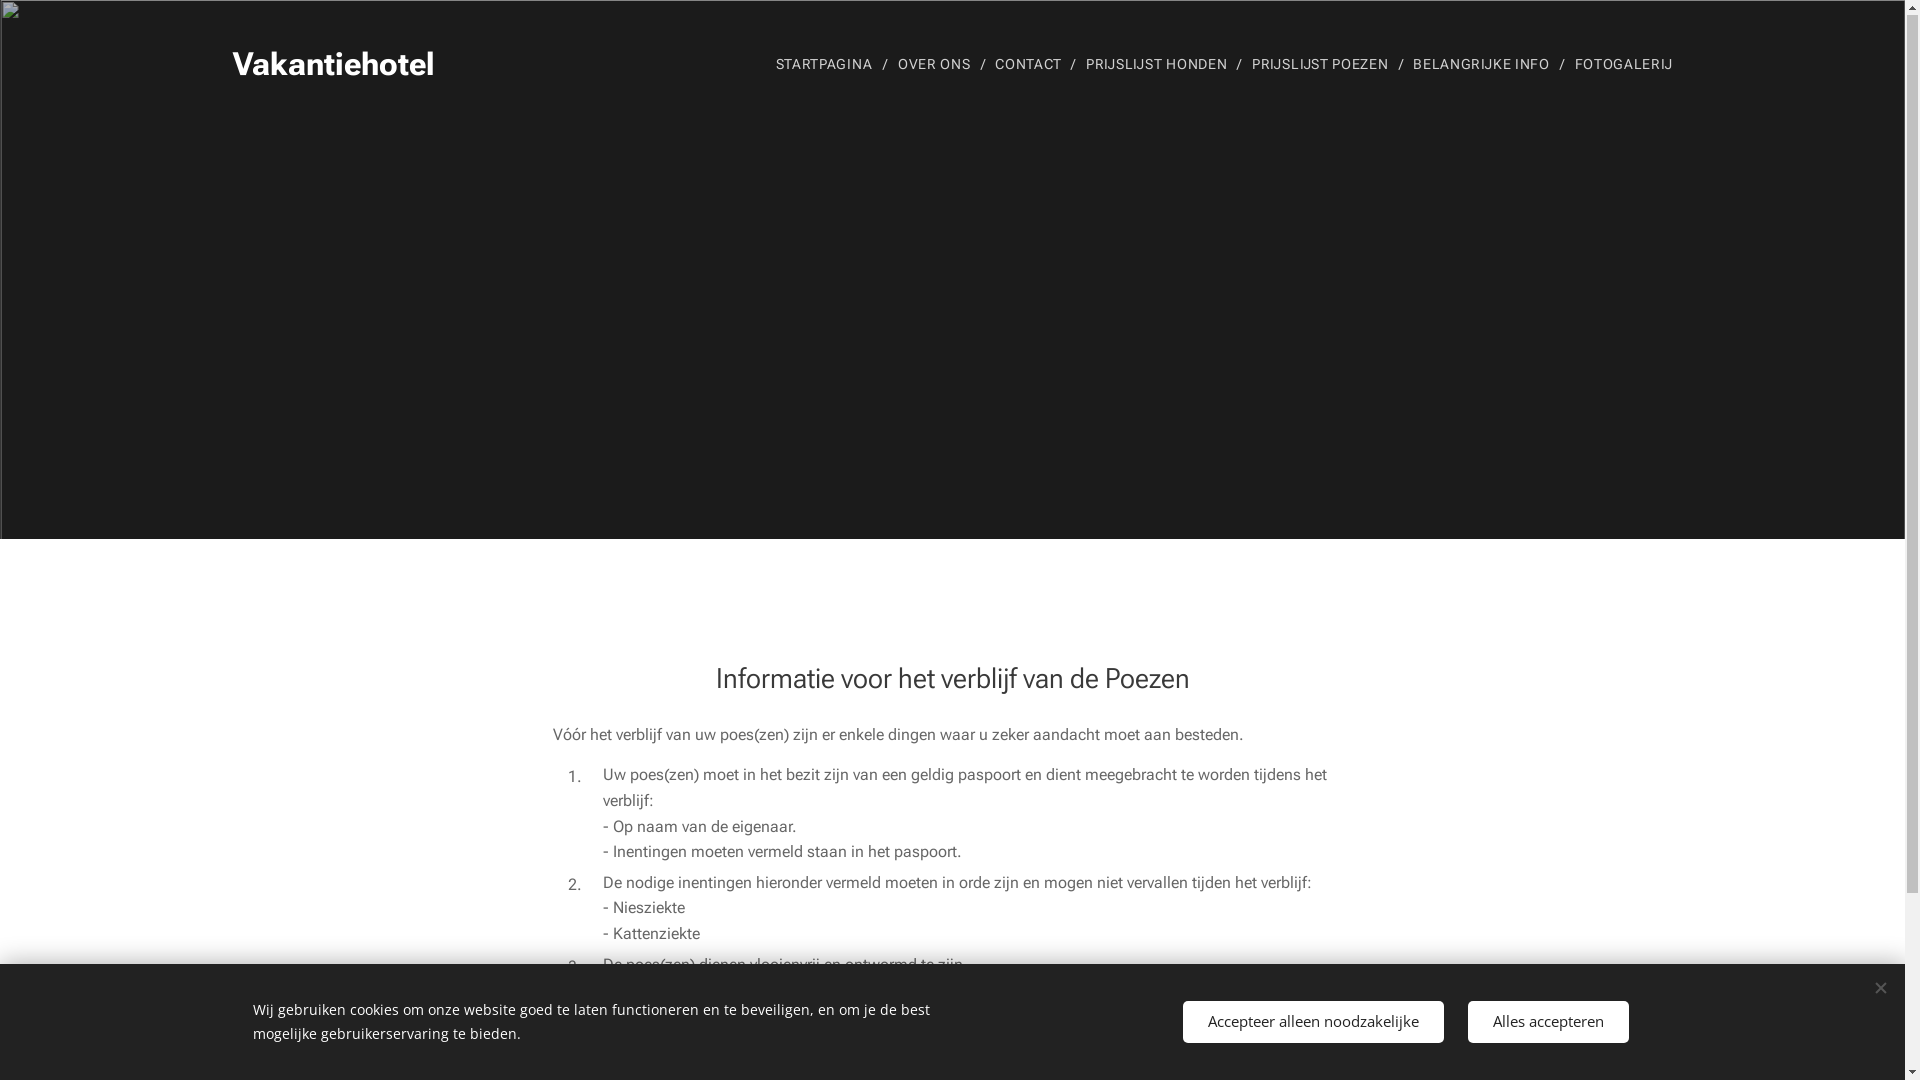 This screenshot has height=1080, width=1920. I want to click on 'PRIJSLIJST HONDEN', so click(1158, 64).